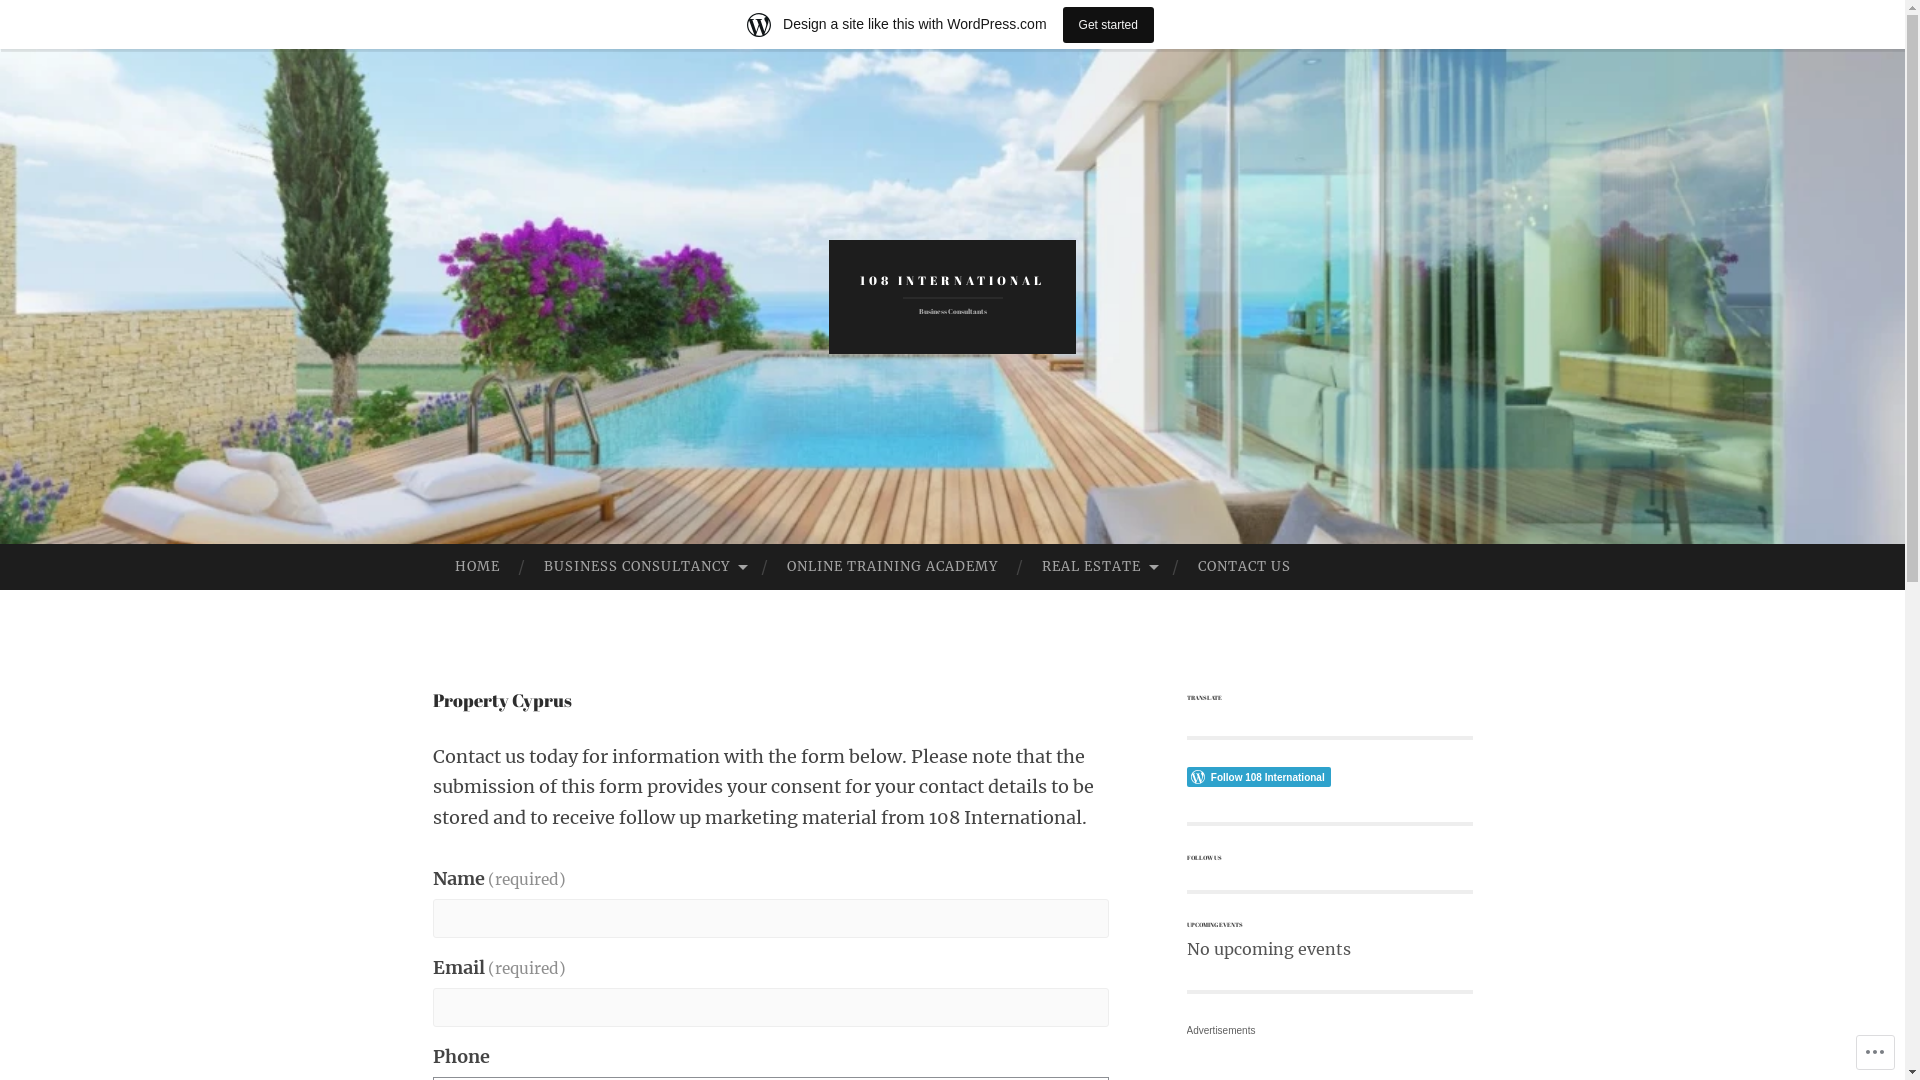 This screenshot has width=1920, height=1080. What do you see at coordinates (1019, 567) in the screenshot?
I see `'REAL ESTATE'` at bounding box center [1019, 567].